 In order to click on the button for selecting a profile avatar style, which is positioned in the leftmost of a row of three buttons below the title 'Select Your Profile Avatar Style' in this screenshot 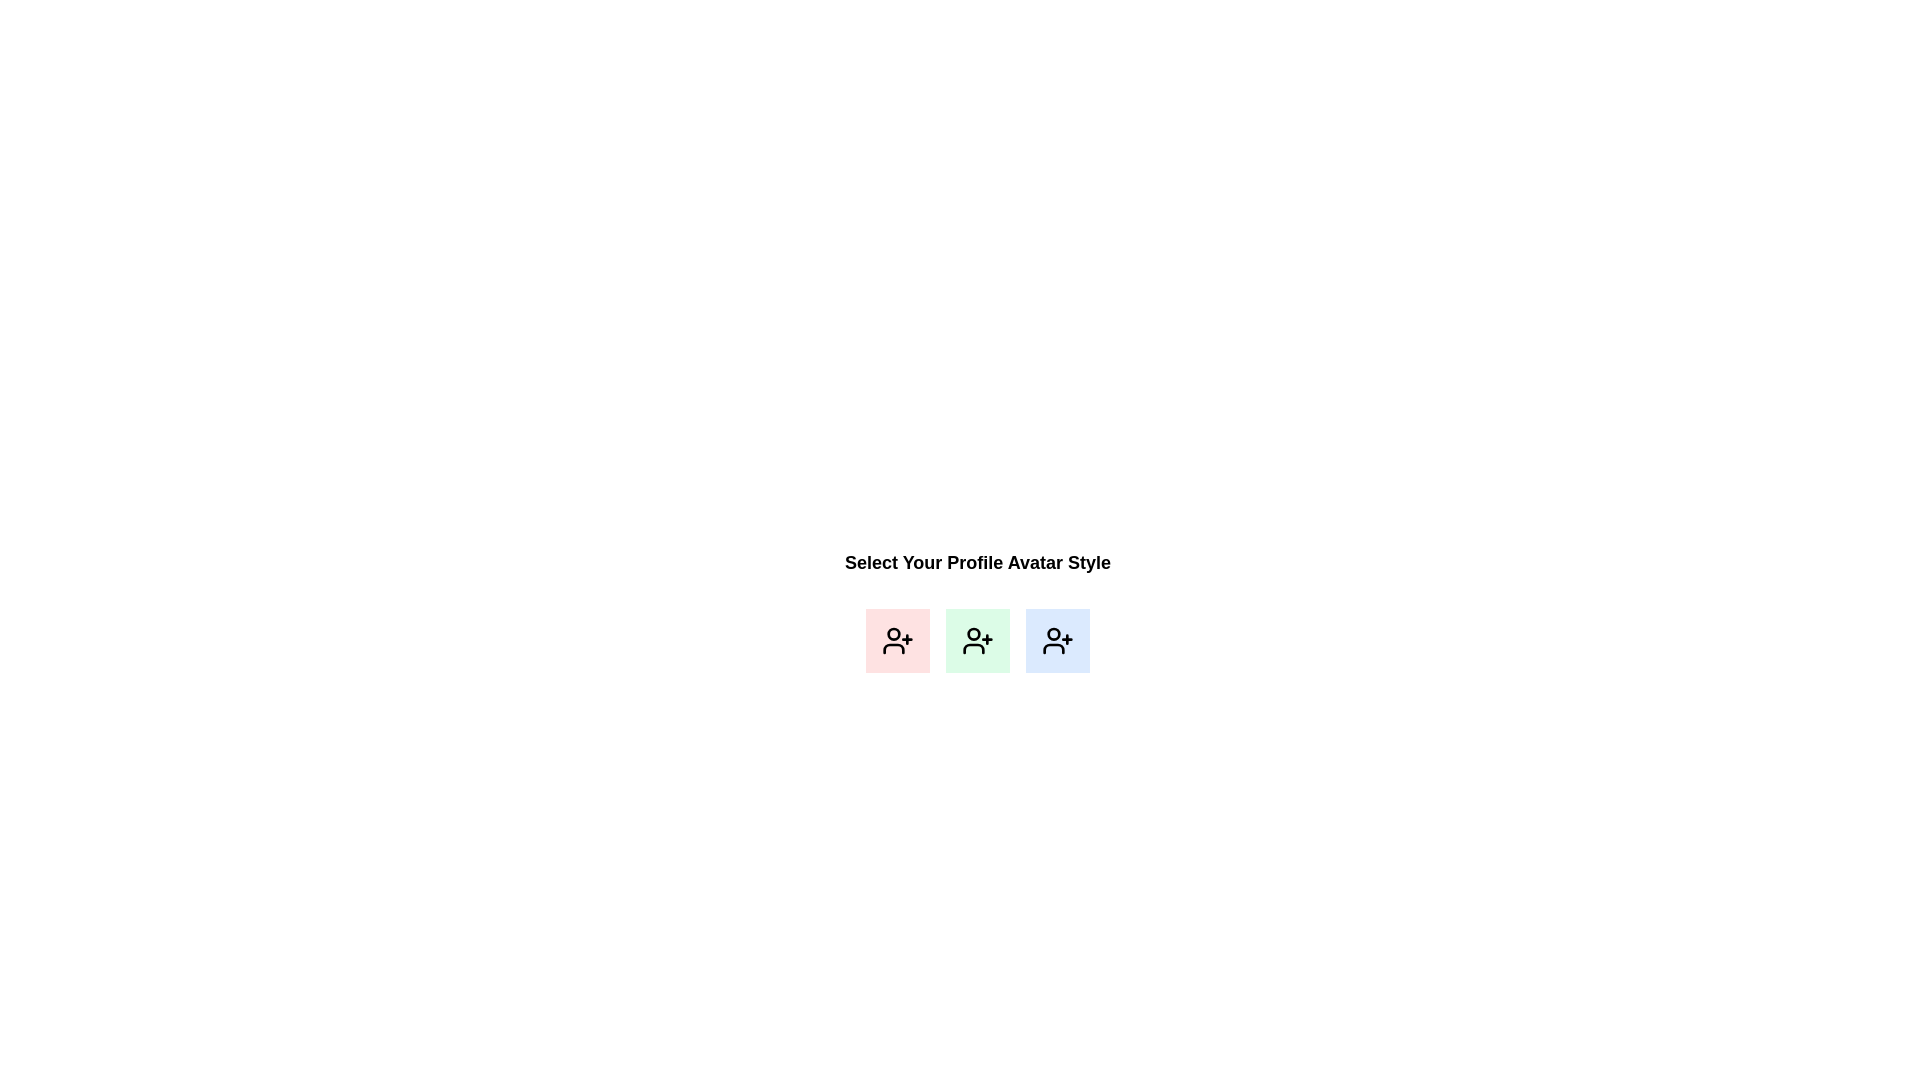, I will do `click(896, 640)`.